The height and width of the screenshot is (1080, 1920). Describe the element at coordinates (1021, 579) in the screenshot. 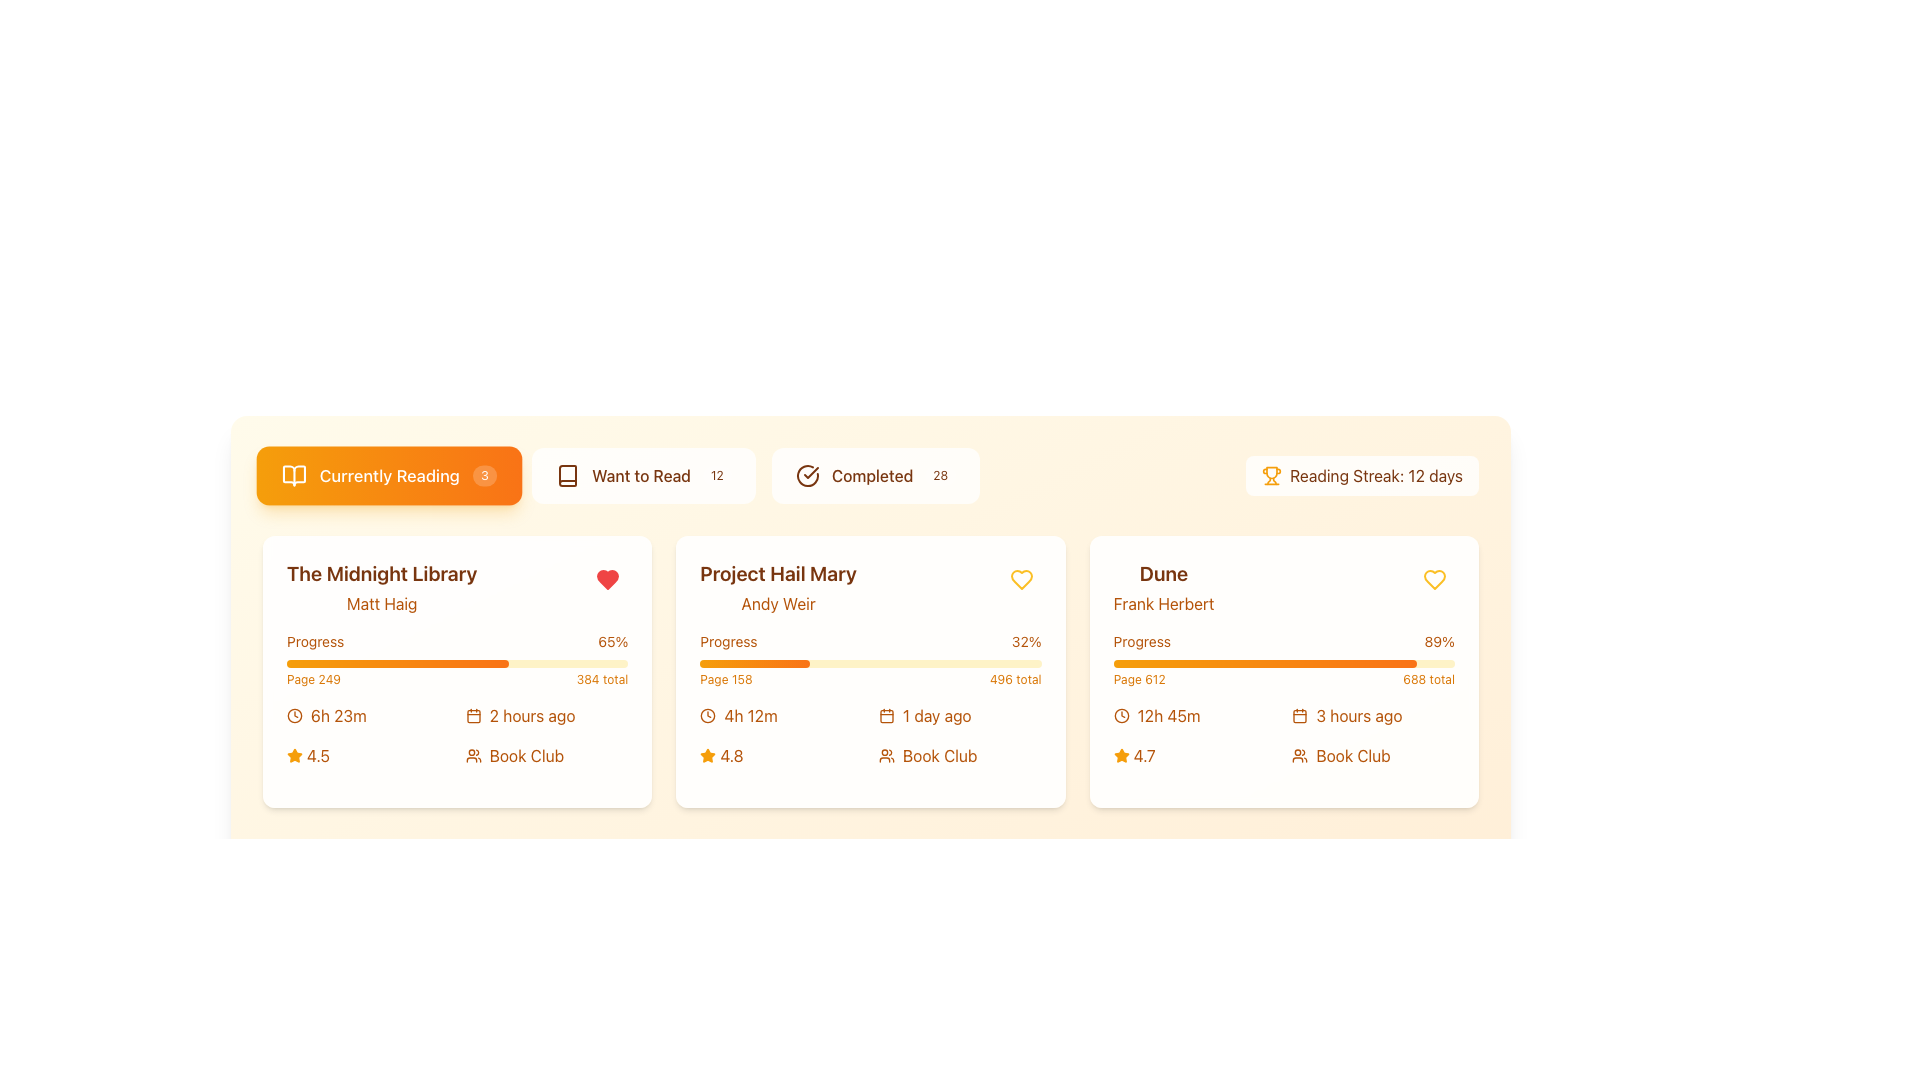

I see `the favorite button located in the top-right corner of the 'Project Hail Mary' card, adjacent to the text 'Andy Weir'` at that location.